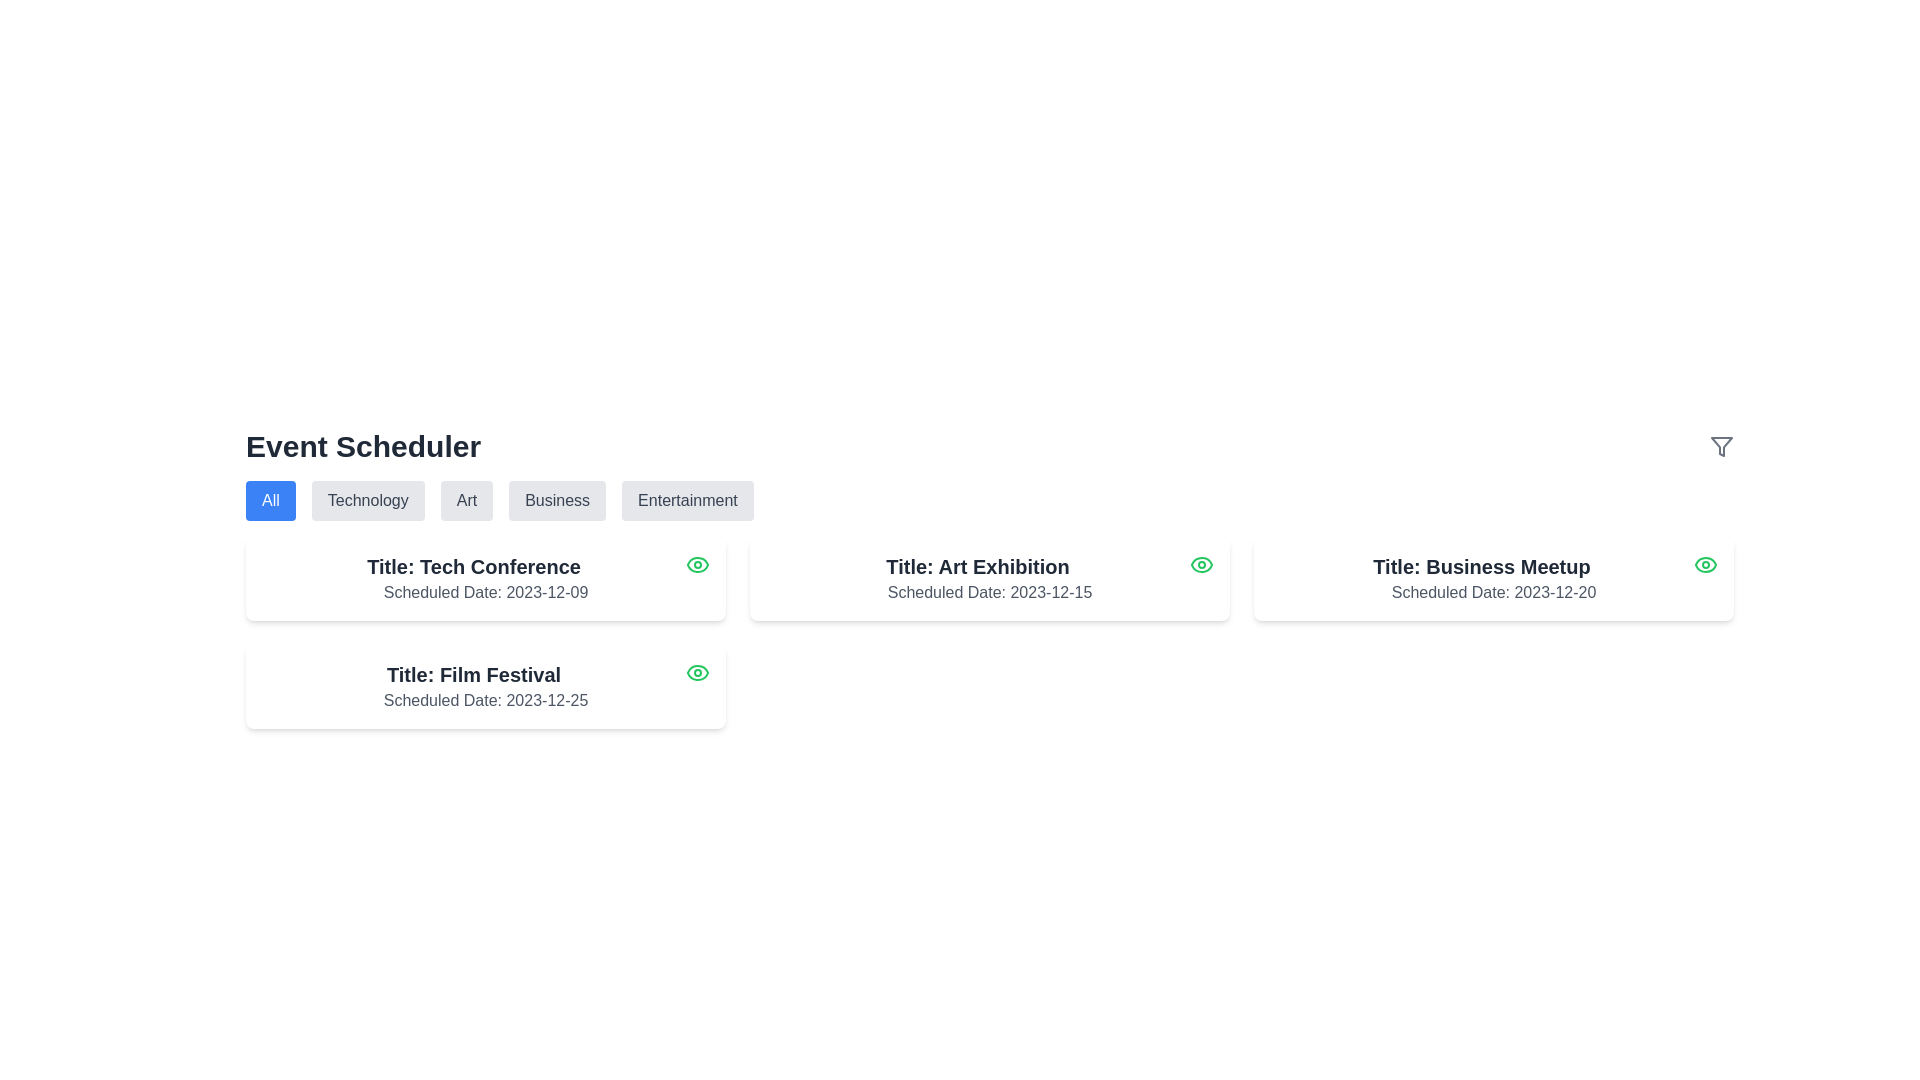  Describe the element at coordinates (485, 700) in the screenshot. I see `text label displaying 'Scheduled Date: 2023-12-25', which is styled in gray and located below the title 'Title: Film Festival' in the Event Scheduler card` at that location.